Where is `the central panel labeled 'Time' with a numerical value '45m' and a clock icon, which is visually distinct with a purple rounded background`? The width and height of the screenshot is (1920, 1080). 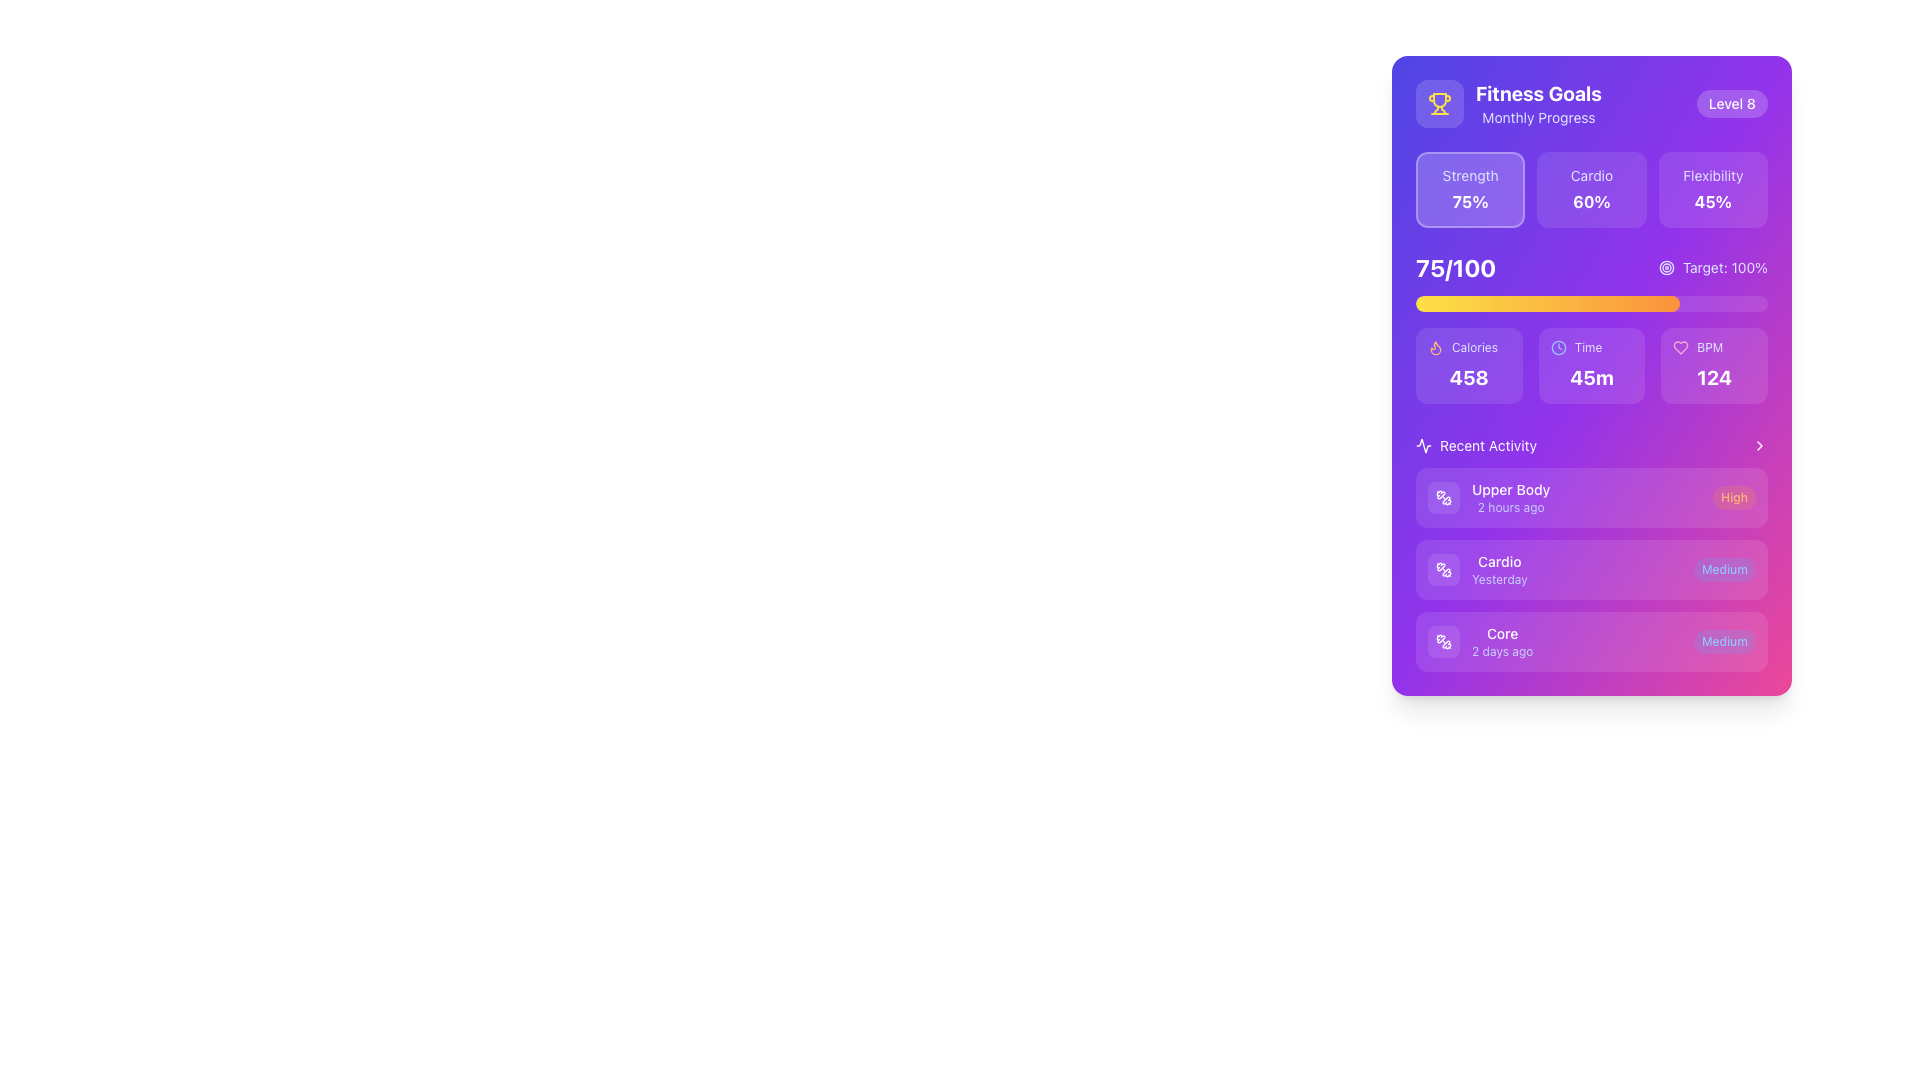
the central panel labeled 'Time' with a numerical value '45m' and a clock icon, which is visually distinct with a purple rounded background is located at coordinates (1591, 366).